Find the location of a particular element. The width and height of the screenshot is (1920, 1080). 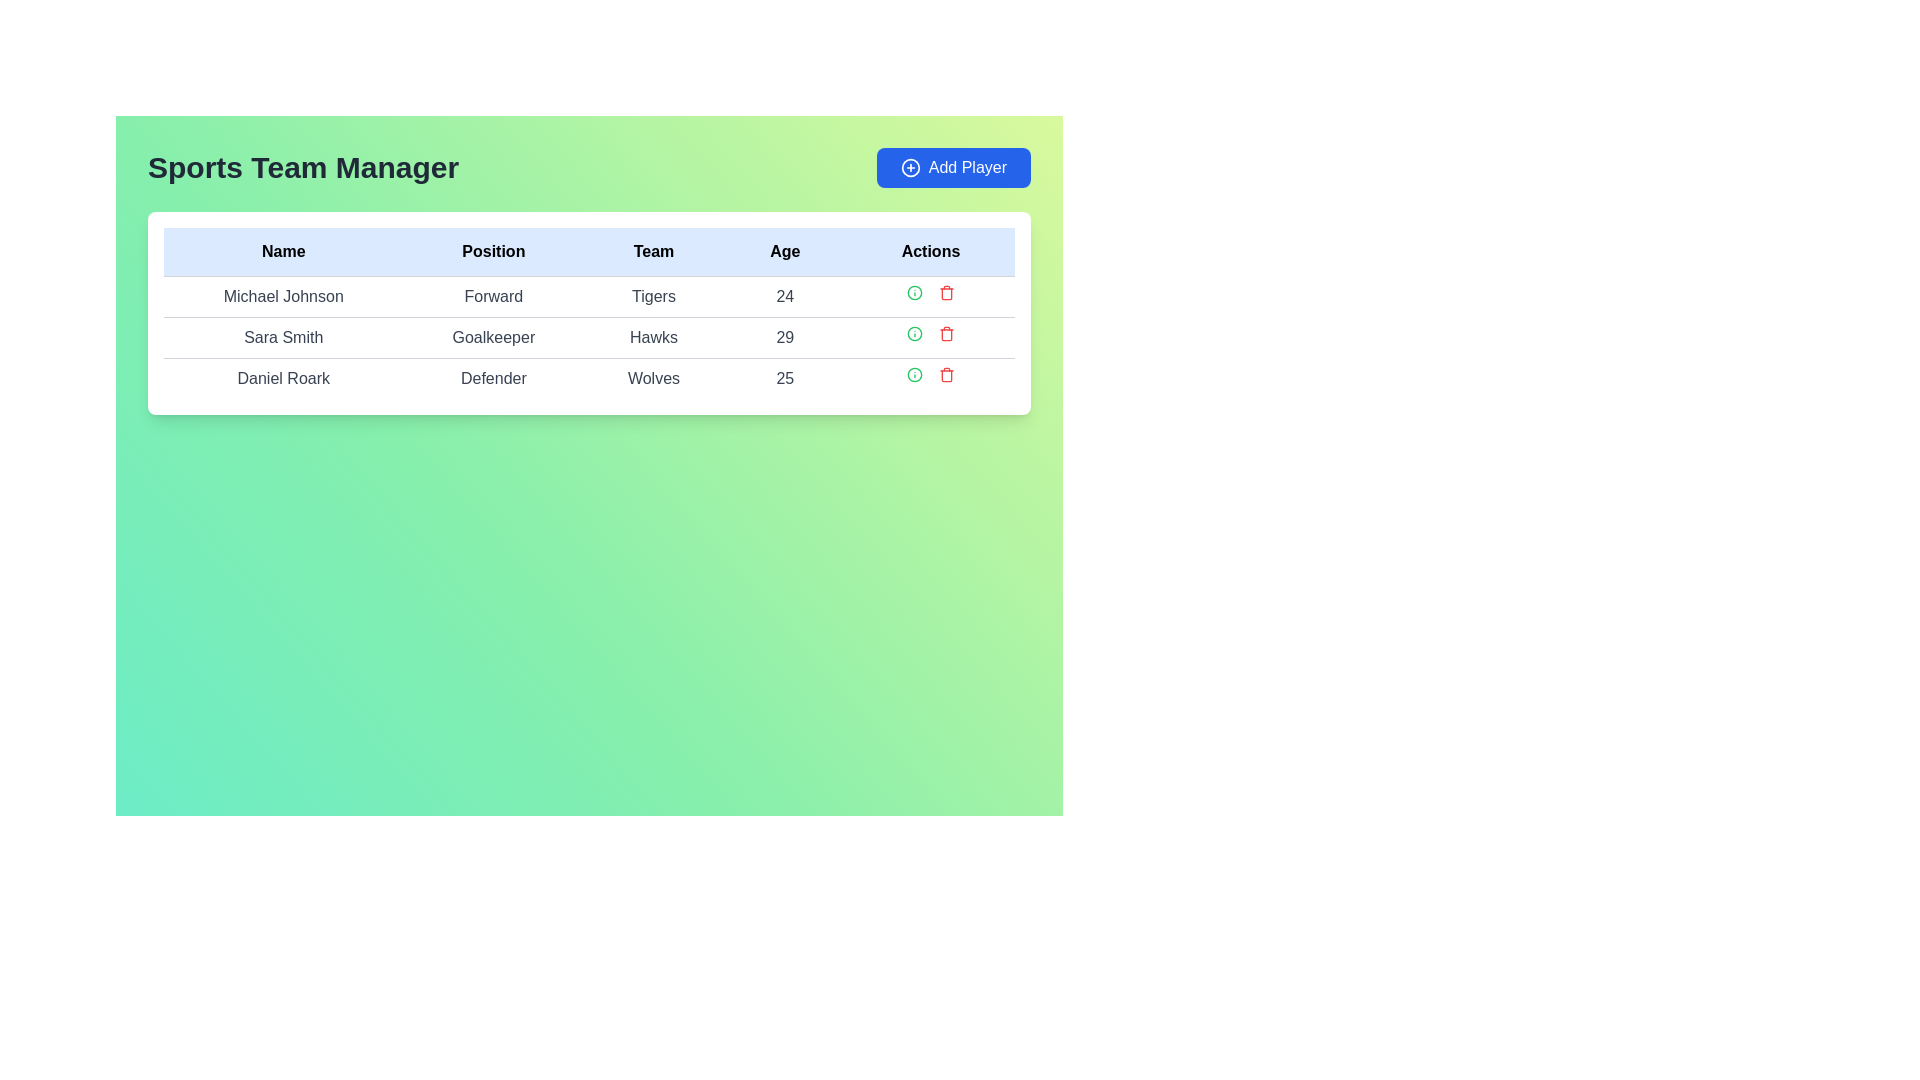

the delete button icon located in the 'Actions' column of the second row in the tabular layout is located at coordinates (945, 333).